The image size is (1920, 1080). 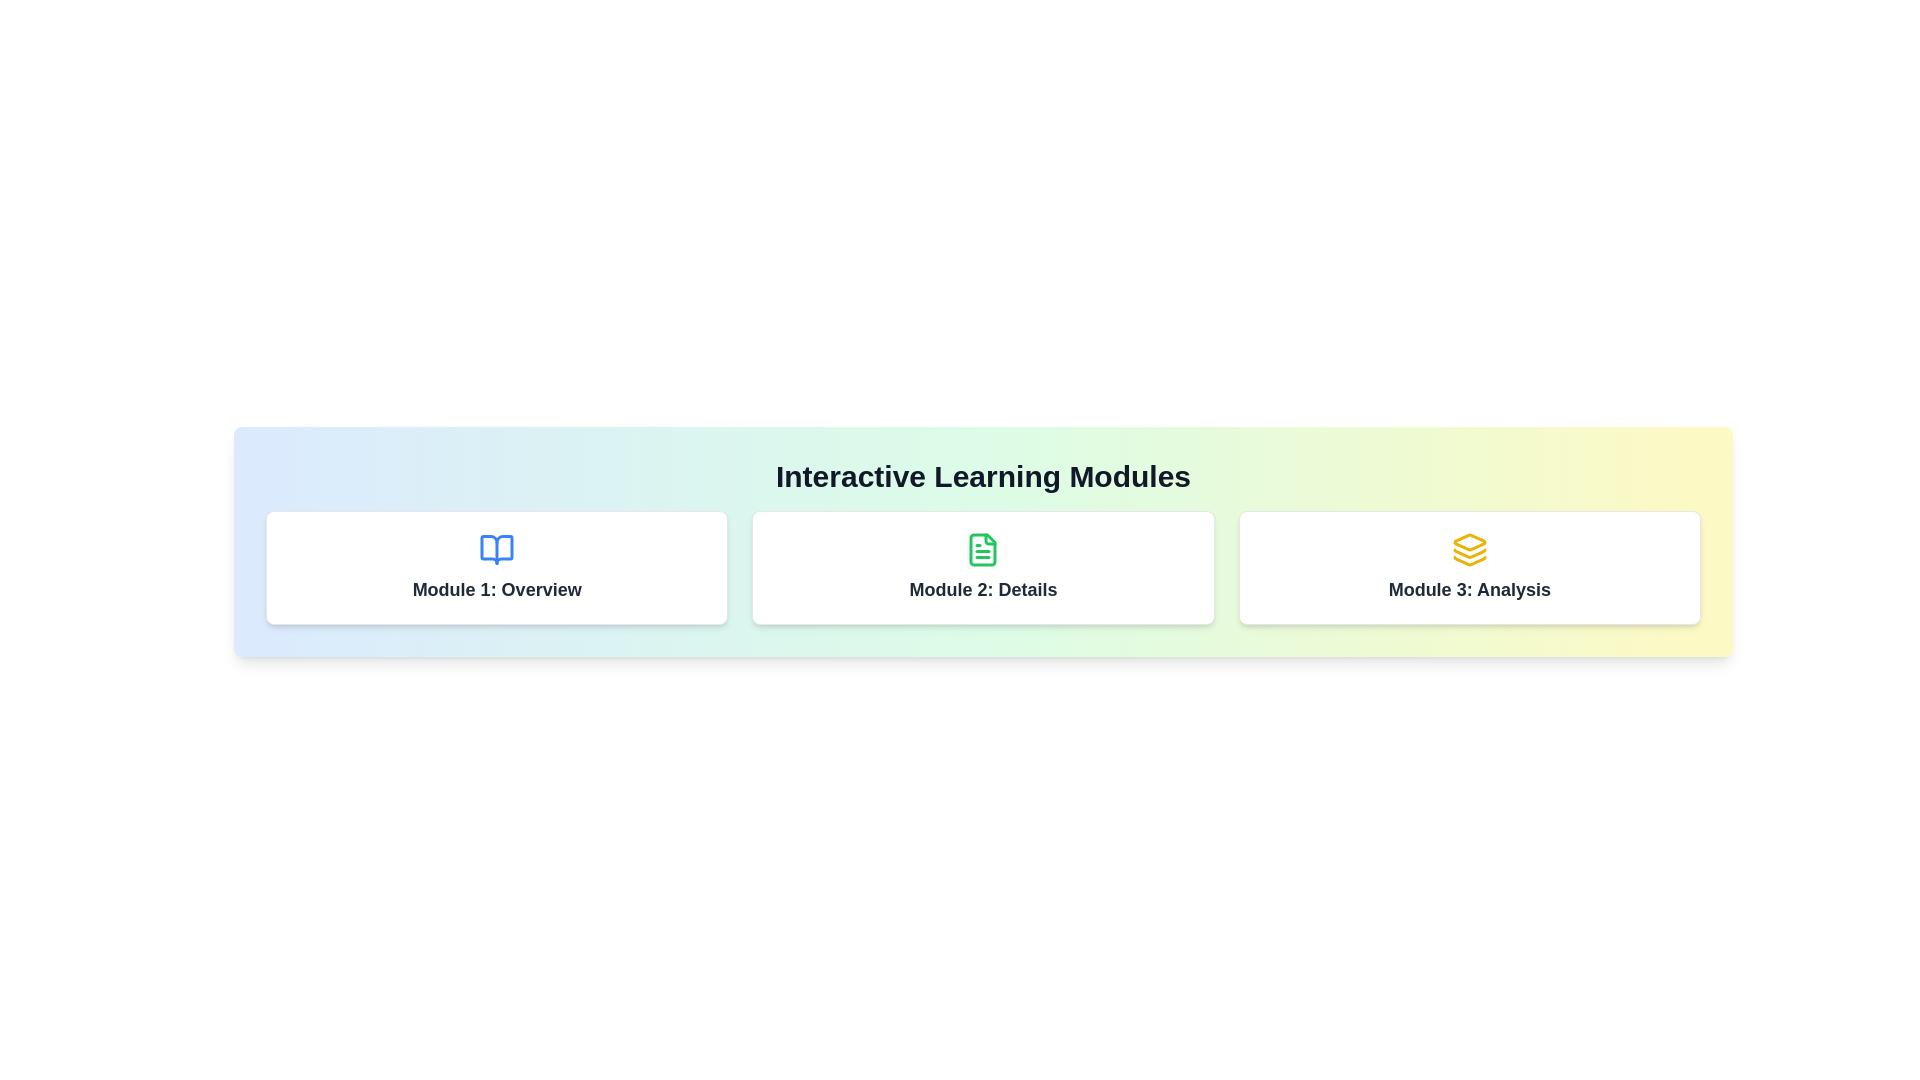 I want to click on contents of the Text Label that serves as the title for the middle module in the 'Interactive Learning Modules' layout, so click(x=983, y=589).